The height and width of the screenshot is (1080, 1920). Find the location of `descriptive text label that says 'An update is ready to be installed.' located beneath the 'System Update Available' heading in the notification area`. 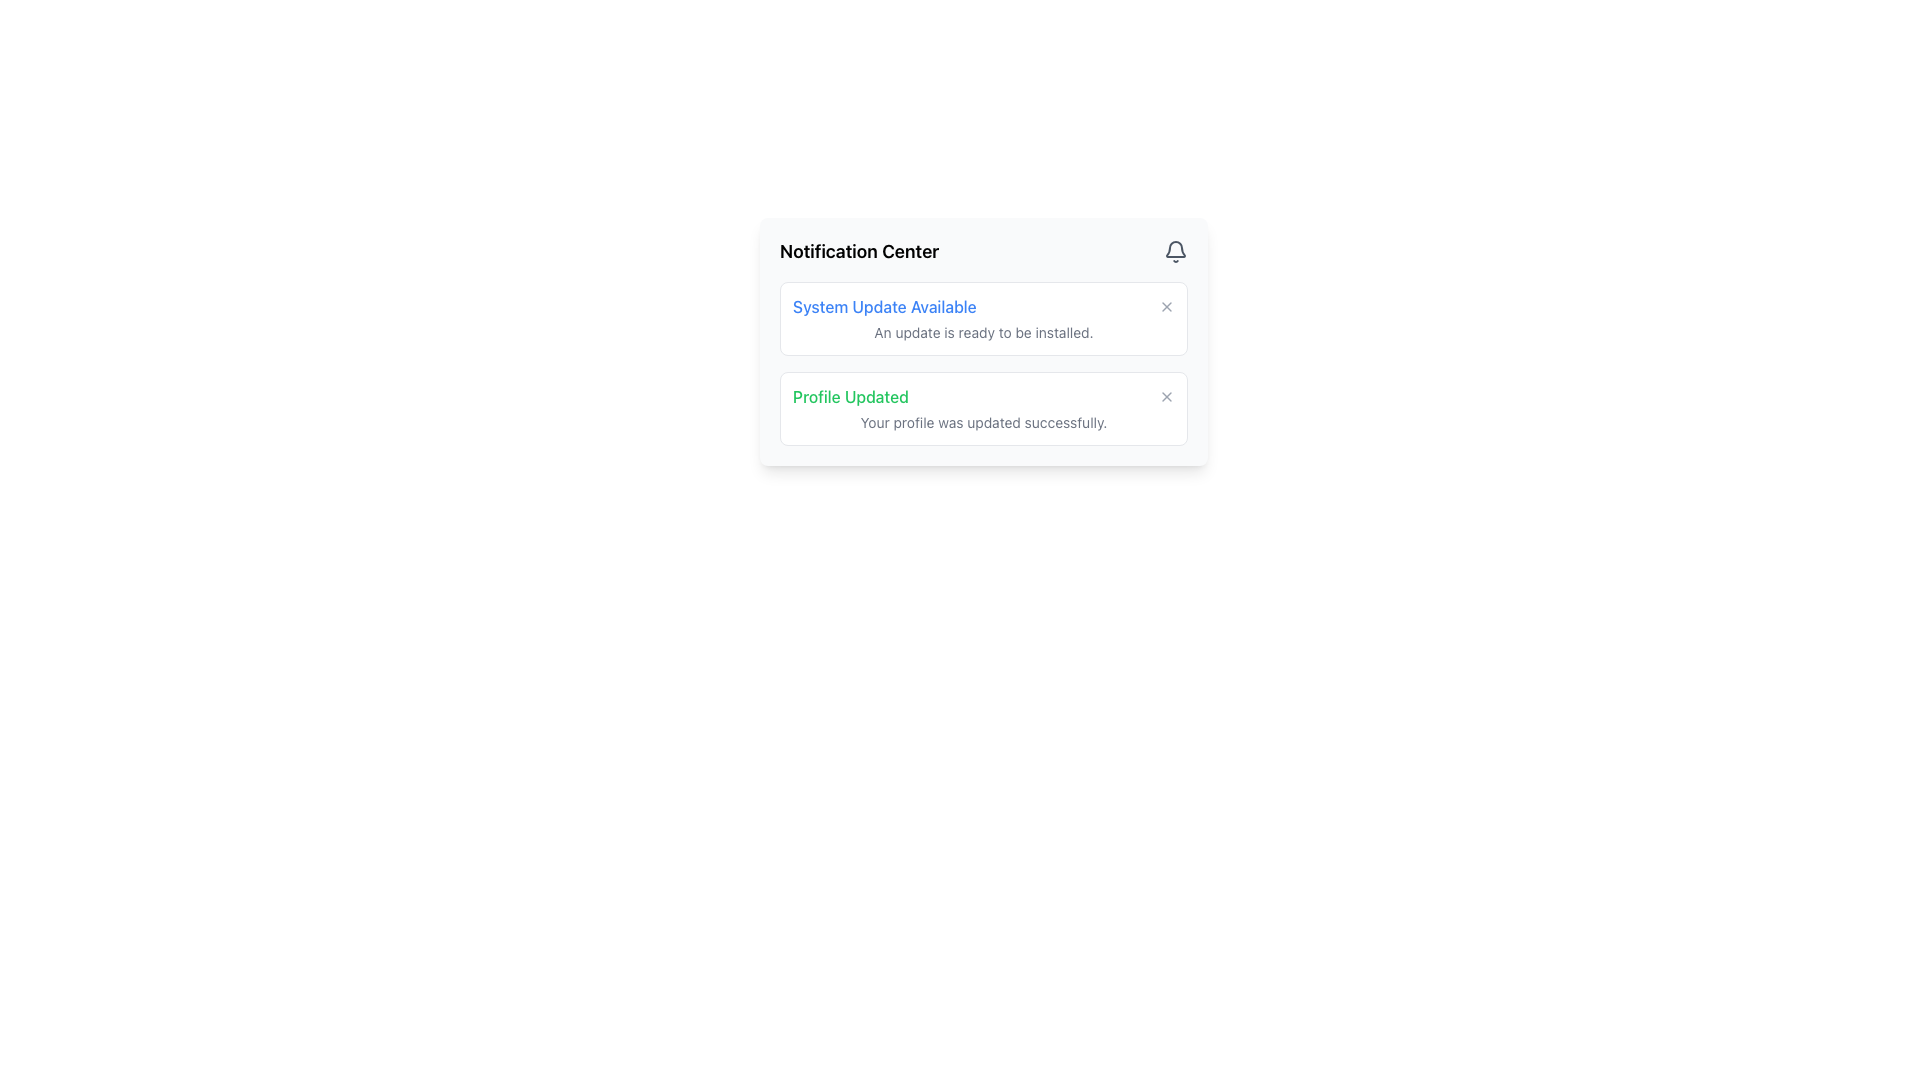

descriptive text label that says 'An update is ready to be installed.' located beneath the 'System Update Available' heading in the notification area is located at coordinates (983, 331).